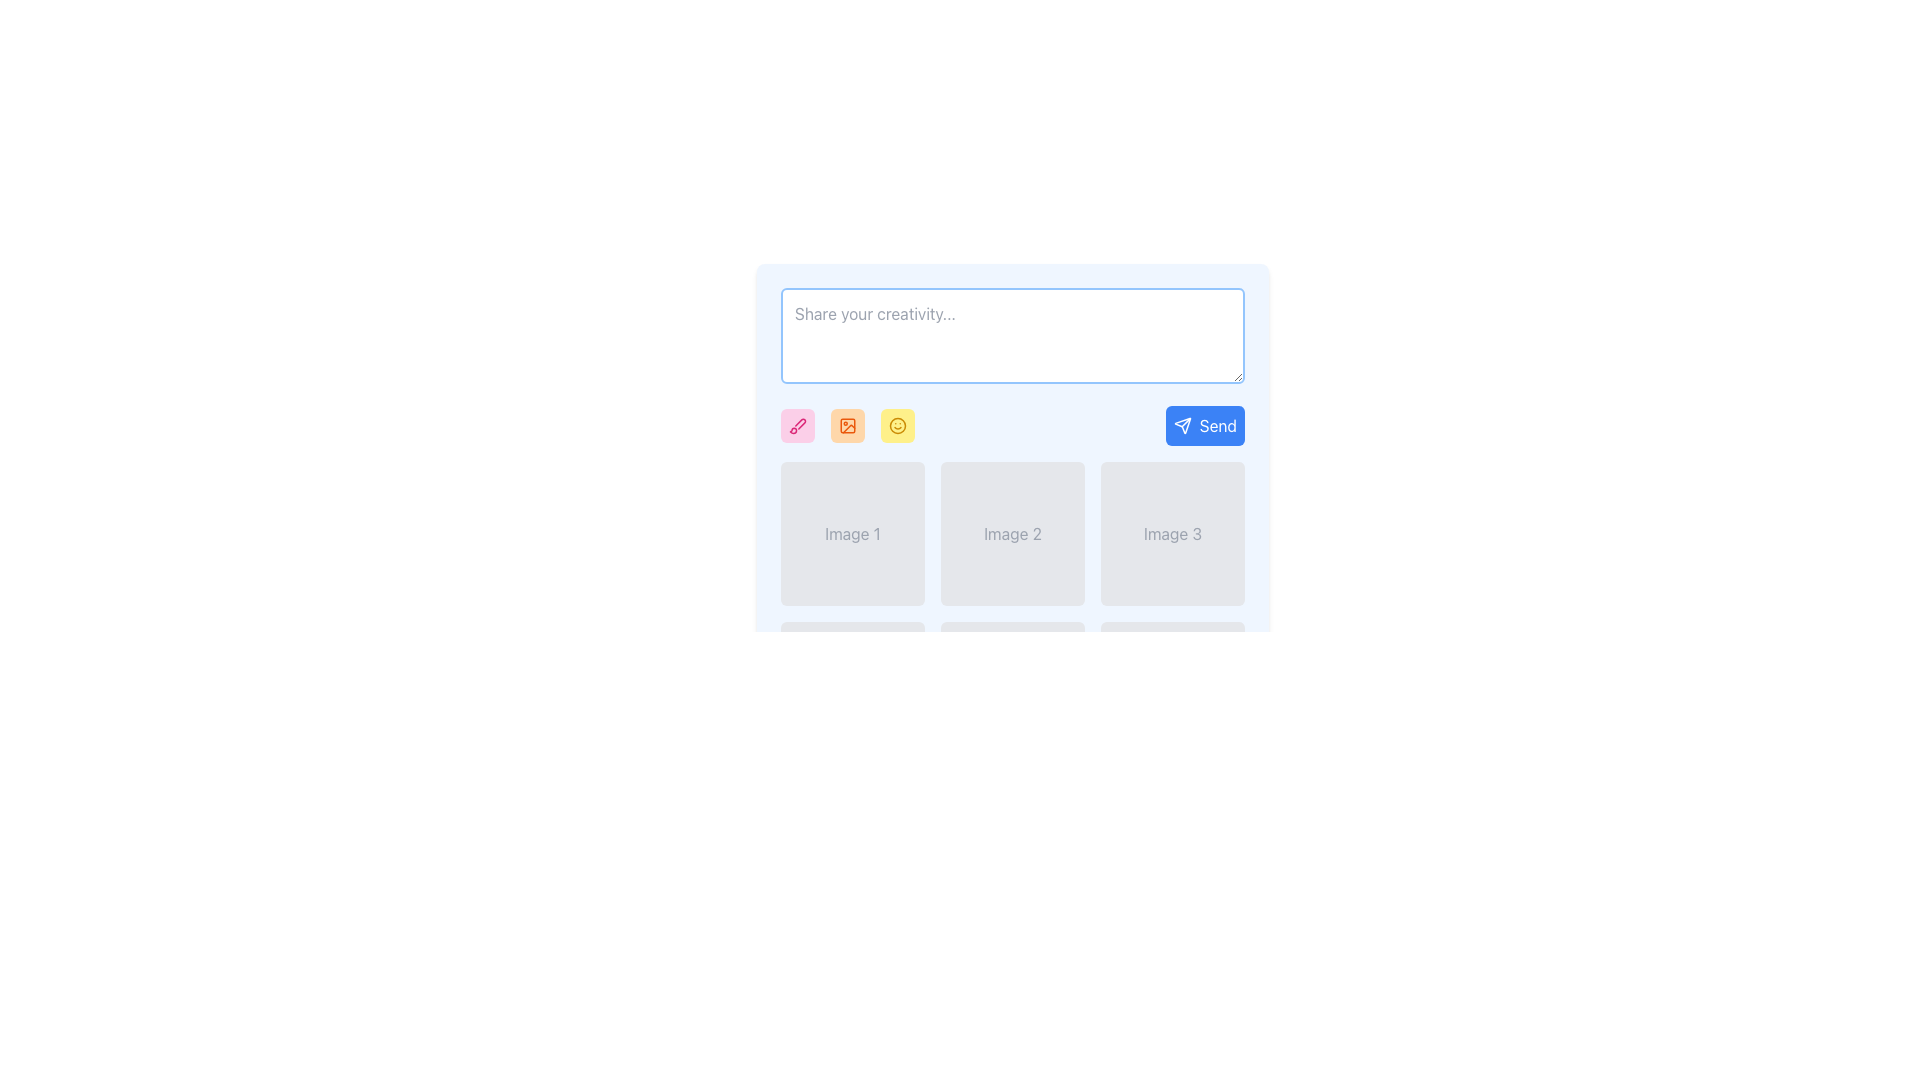 The height and width of the screenshot is (1080, 1920). Describe the element at coordinates (848, 424) in the screenshot. I see `the orange icon with rounded corners, which is the second icon from the left in the icon group located near the top-left corner of the UI` at that location.